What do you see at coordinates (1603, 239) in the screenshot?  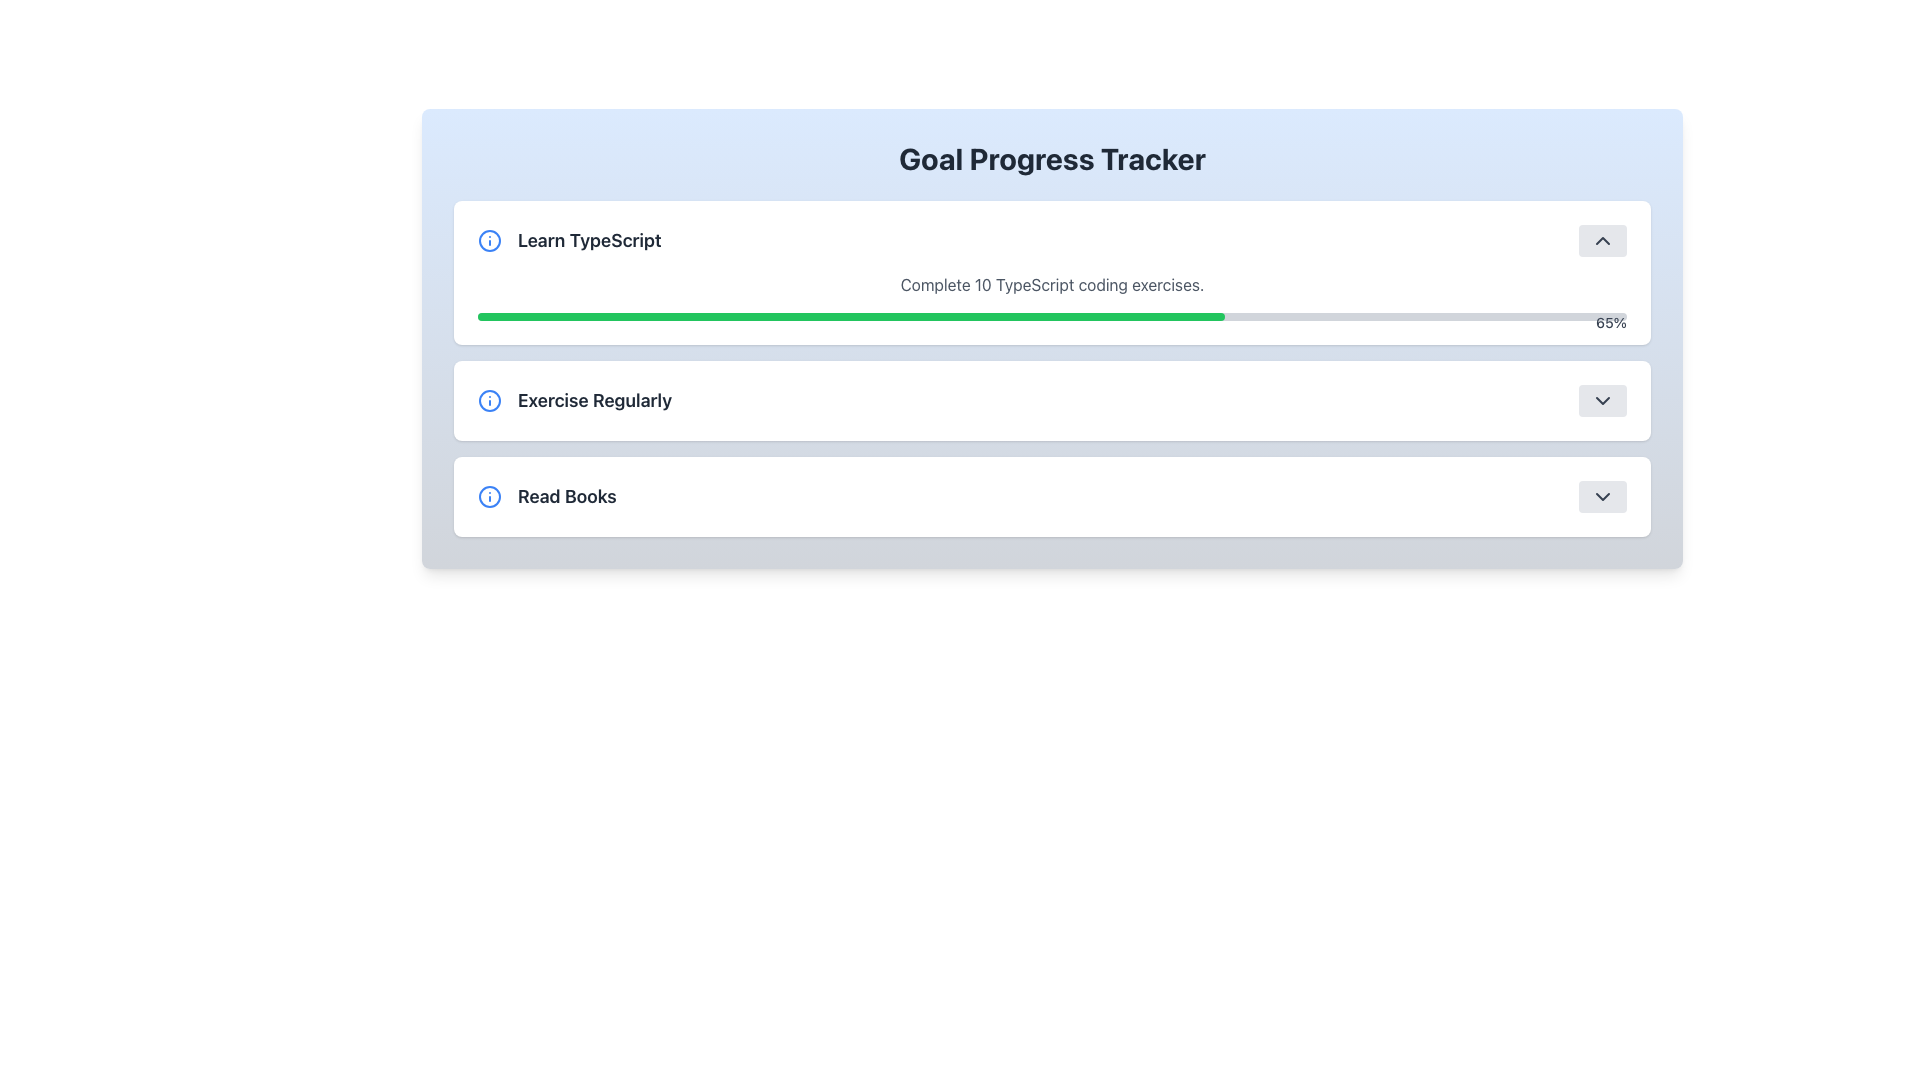 I see `the upward-facing arrow icon within the rectangular button at the far right of the 'Learn TypeScript' section` at bounding box center [1603, 239].